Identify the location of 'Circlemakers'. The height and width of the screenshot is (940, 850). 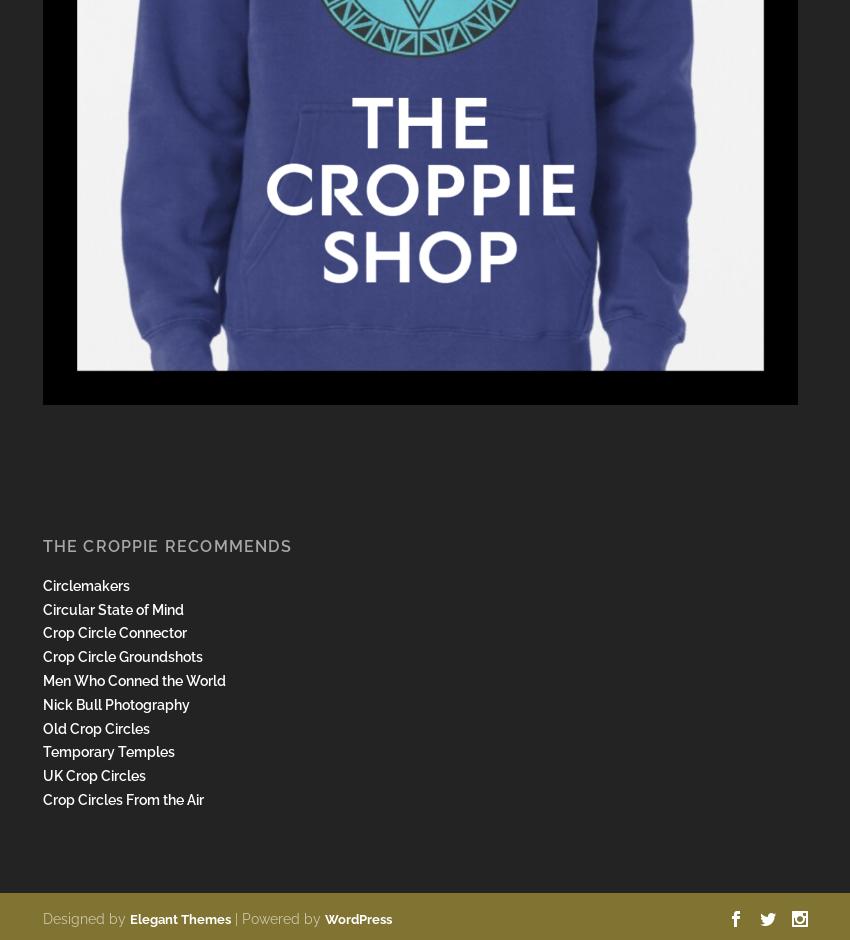
(85, 584).